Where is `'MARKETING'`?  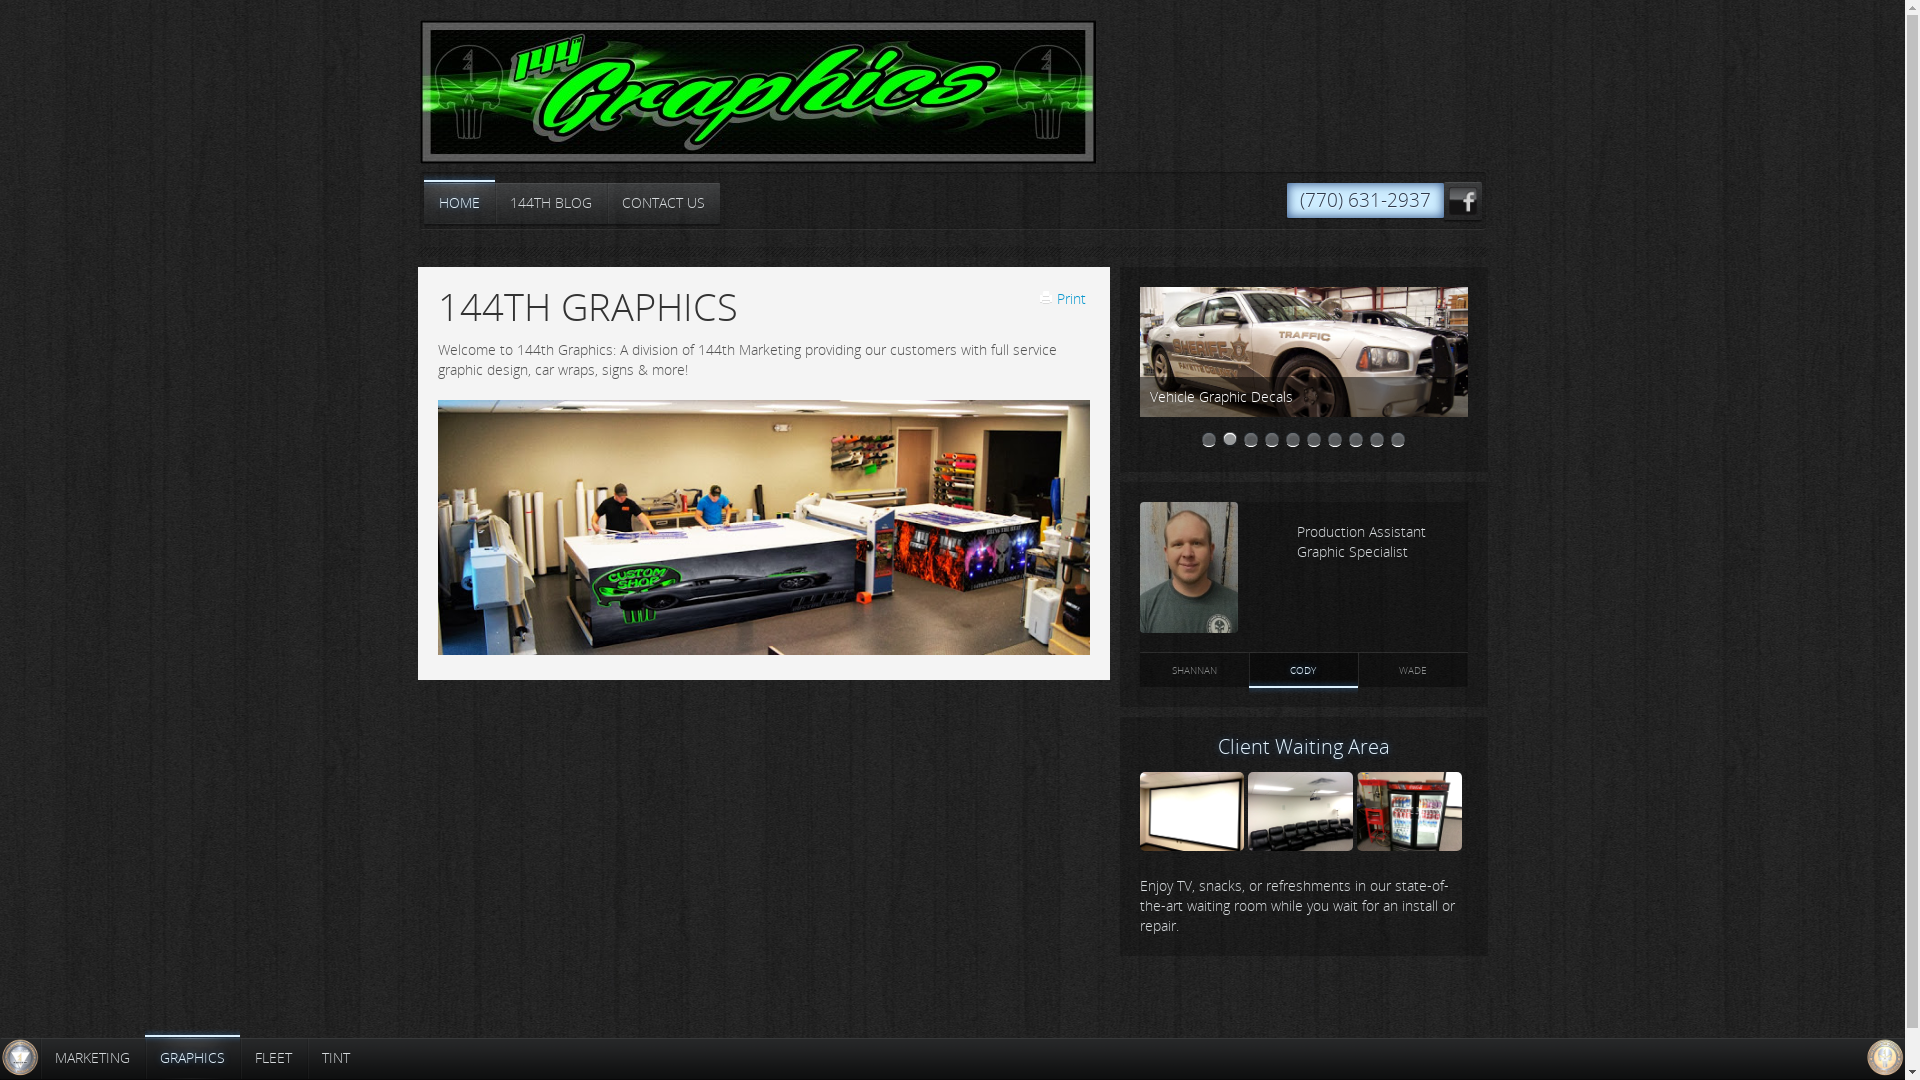
'MARKETING' is located at coordinates (91, 1057).